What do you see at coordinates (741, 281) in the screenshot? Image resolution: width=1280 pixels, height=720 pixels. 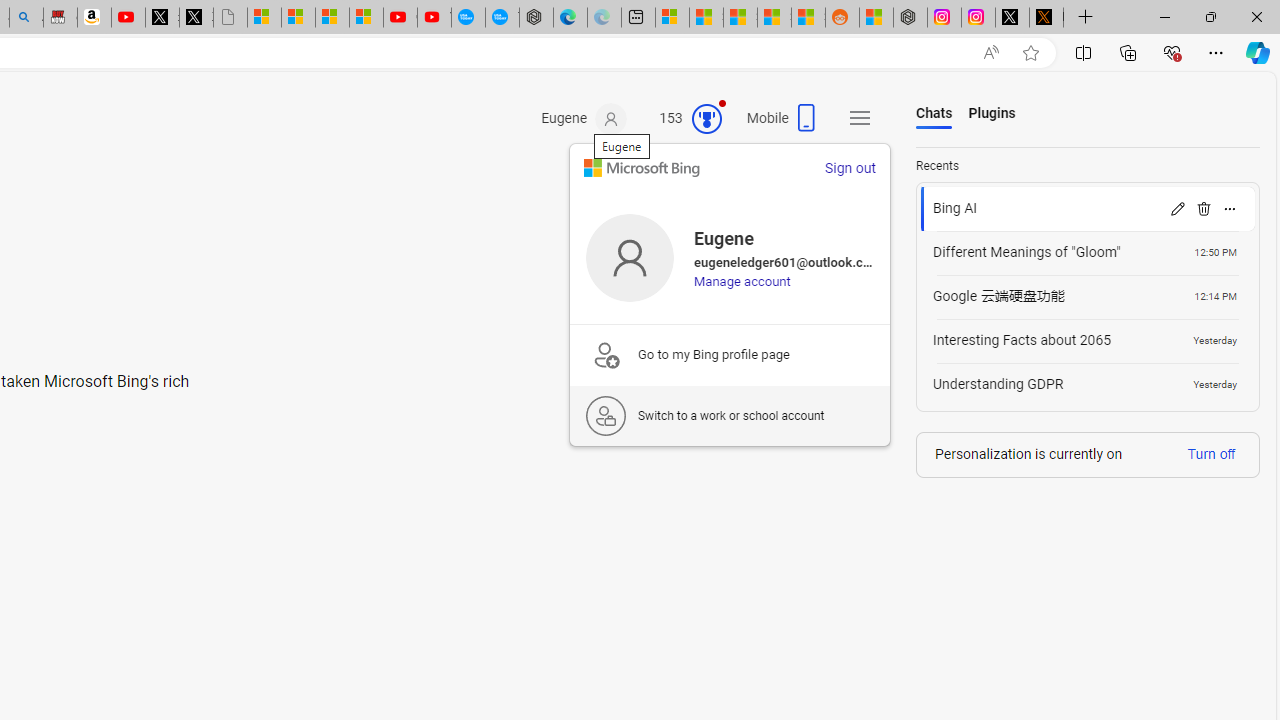 I see `'Manage account'` at bounding box center [741, 281].